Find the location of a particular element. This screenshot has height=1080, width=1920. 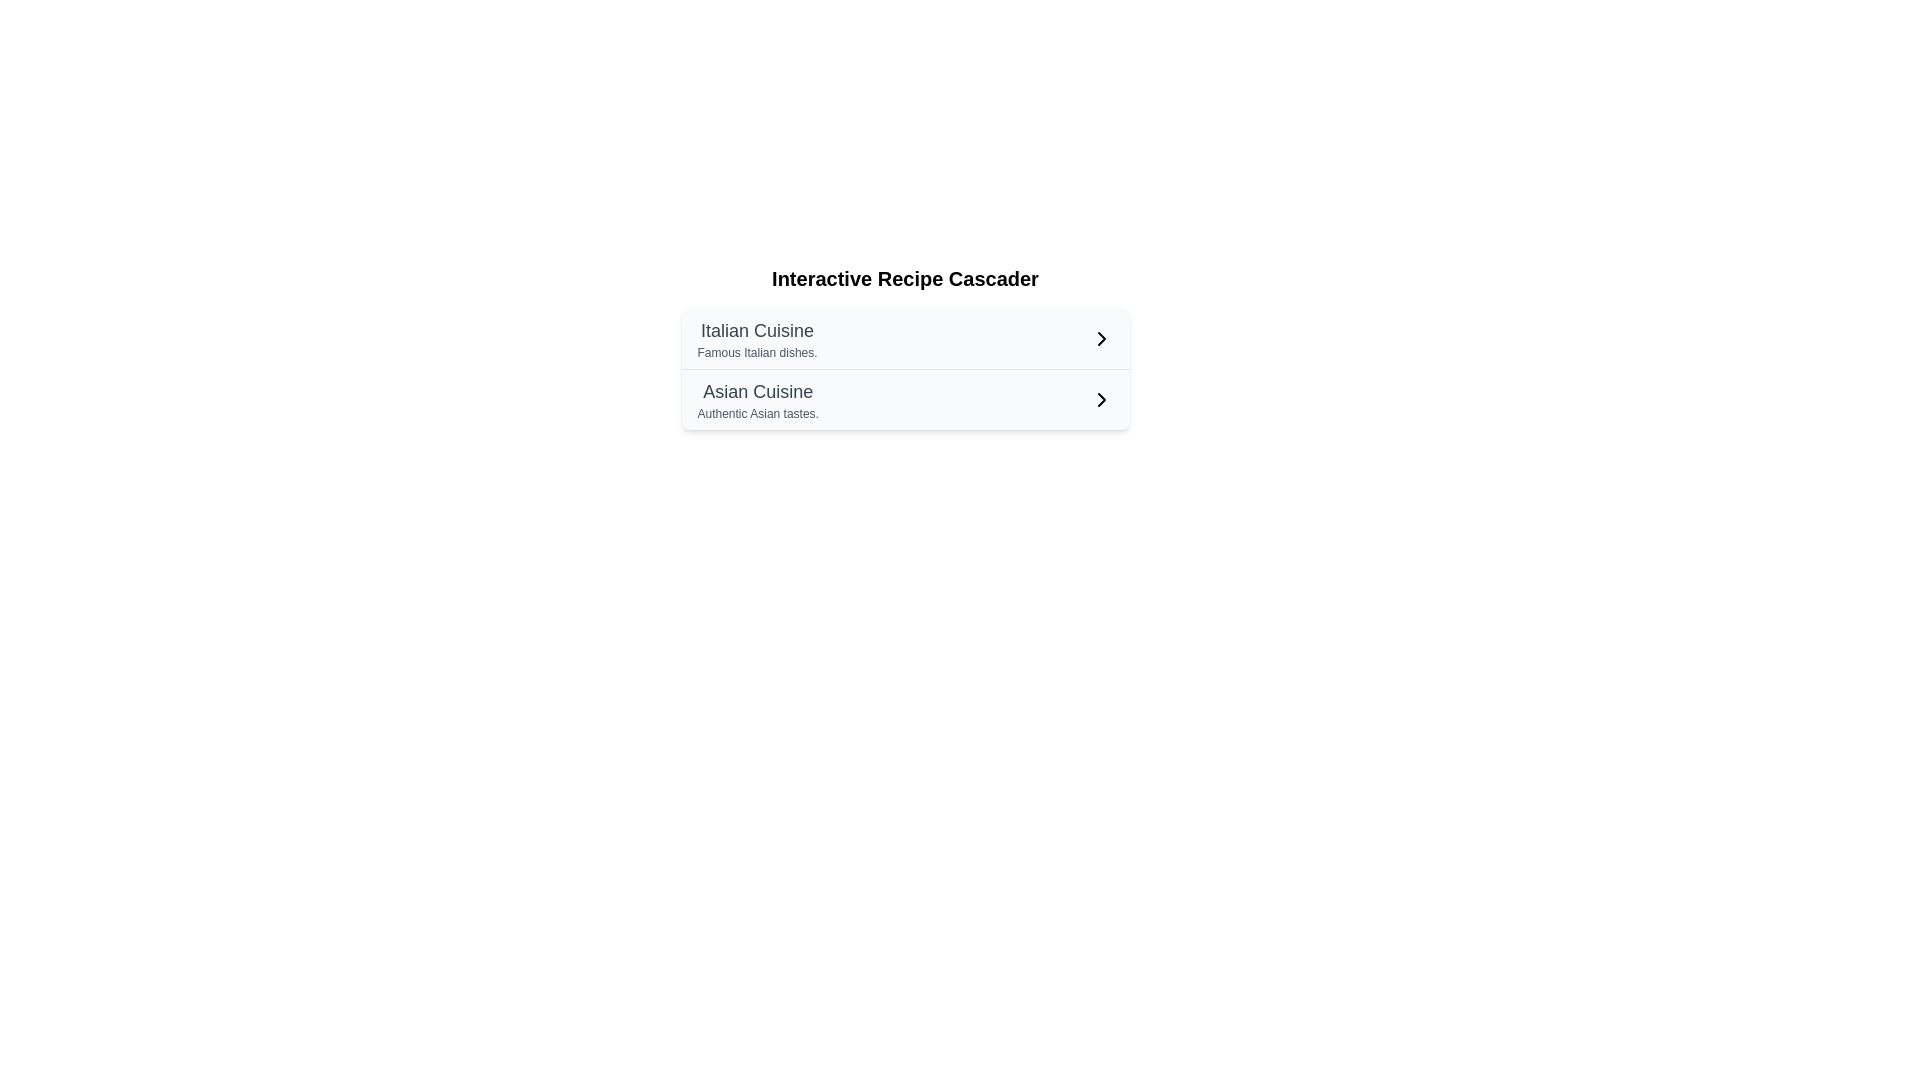

the navigational panel for selecting recipe categories, which includes the title and two list items ('Italian Cuisine' and 'Asian Cuisine') is located at coordinates (904, 346).